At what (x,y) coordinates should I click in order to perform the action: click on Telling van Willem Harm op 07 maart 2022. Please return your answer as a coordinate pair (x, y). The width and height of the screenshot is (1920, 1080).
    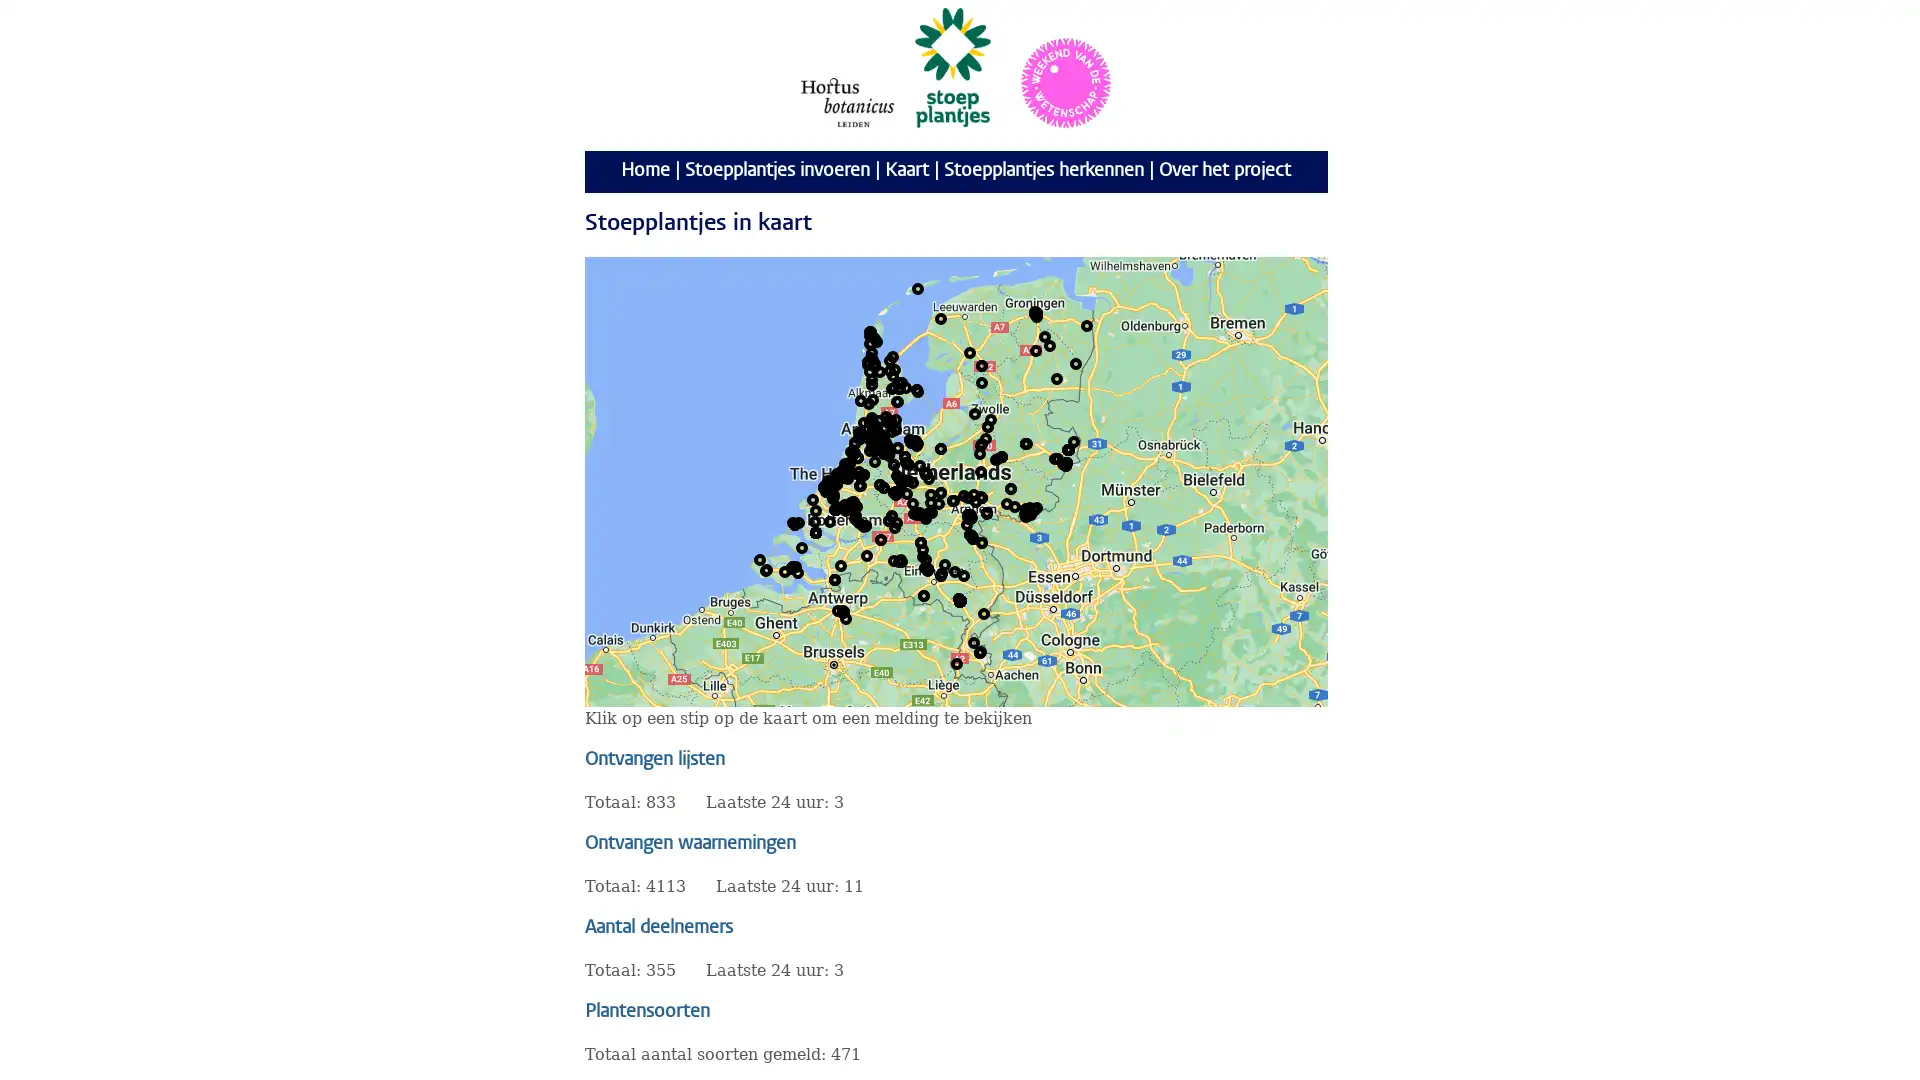
    Looking at the image, I should click on (855, 504).